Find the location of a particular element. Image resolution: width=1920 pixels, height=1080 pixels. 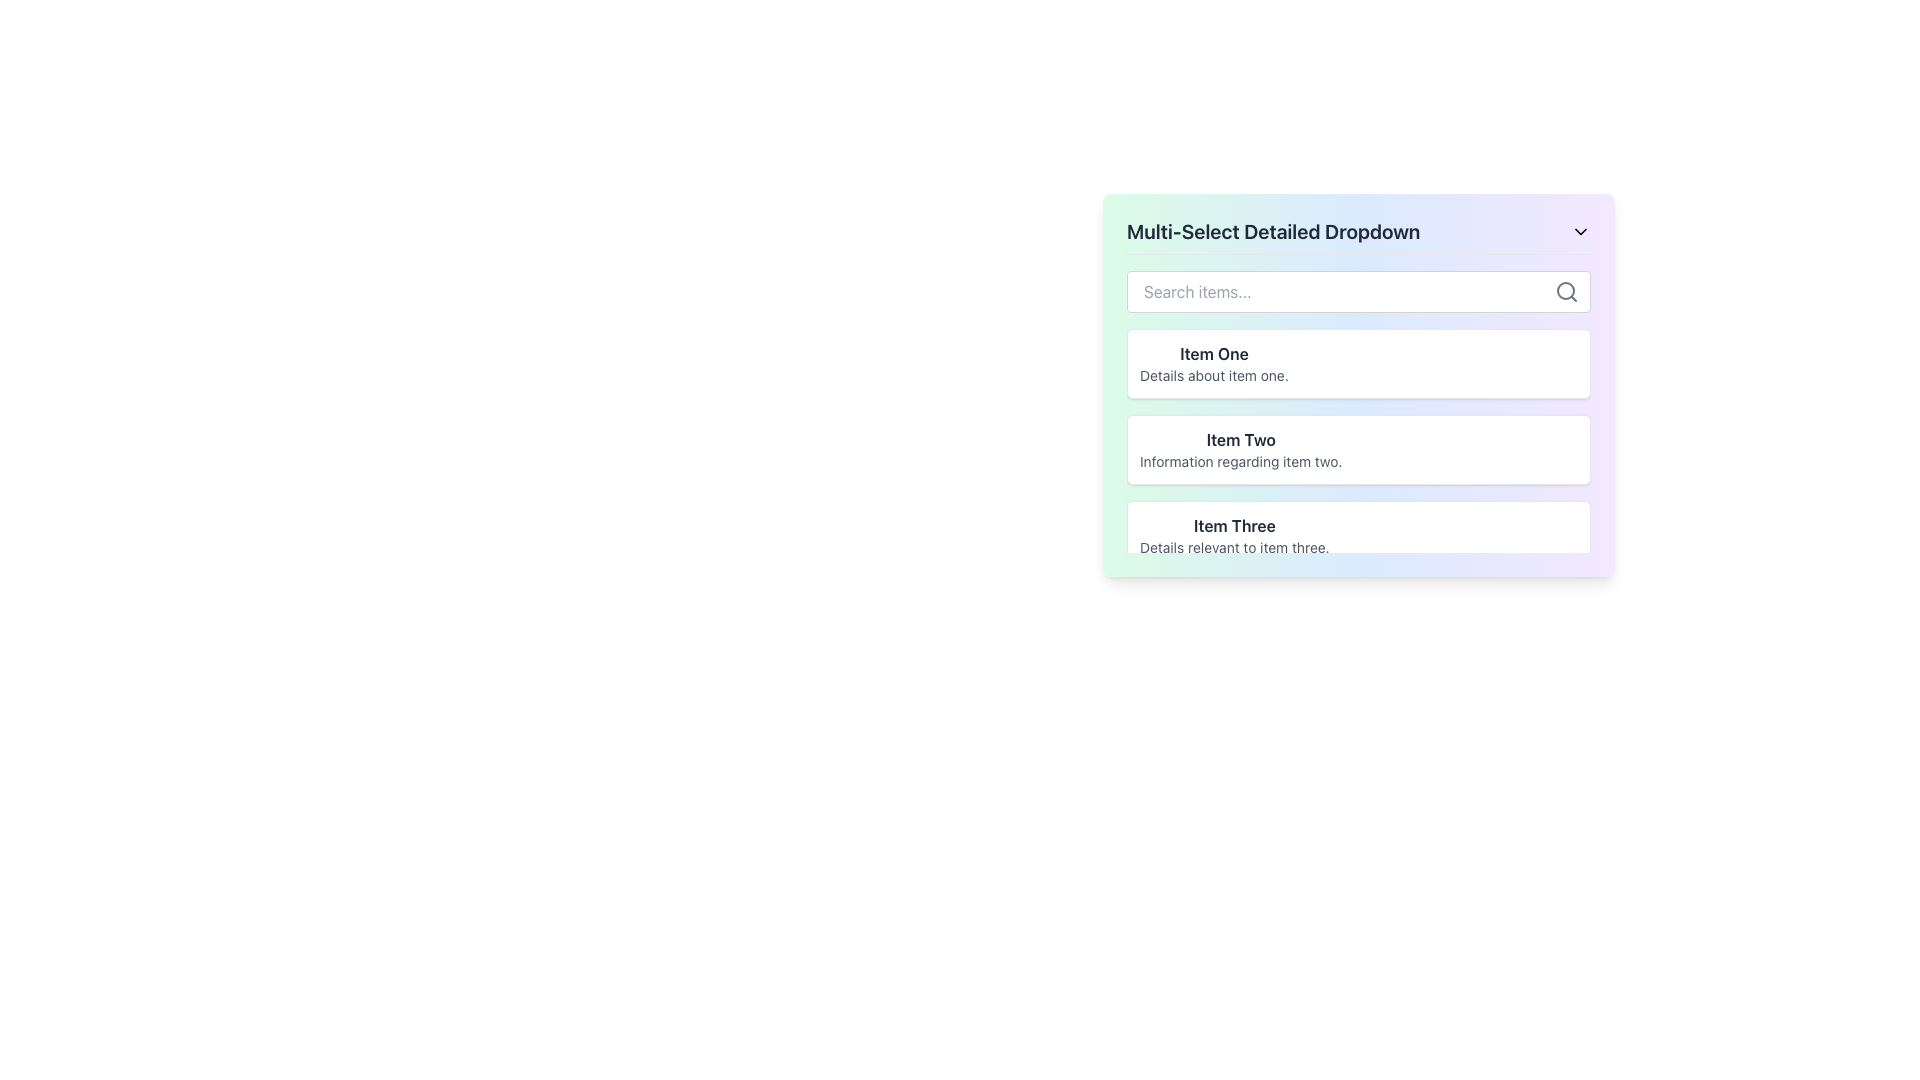

the List Item titled 'Item Three' that has a bold dark gray header and lighter gray subtext, located in the 'Multi-Select Detailed Dropdown.' is located at coordinates (1233, 535).